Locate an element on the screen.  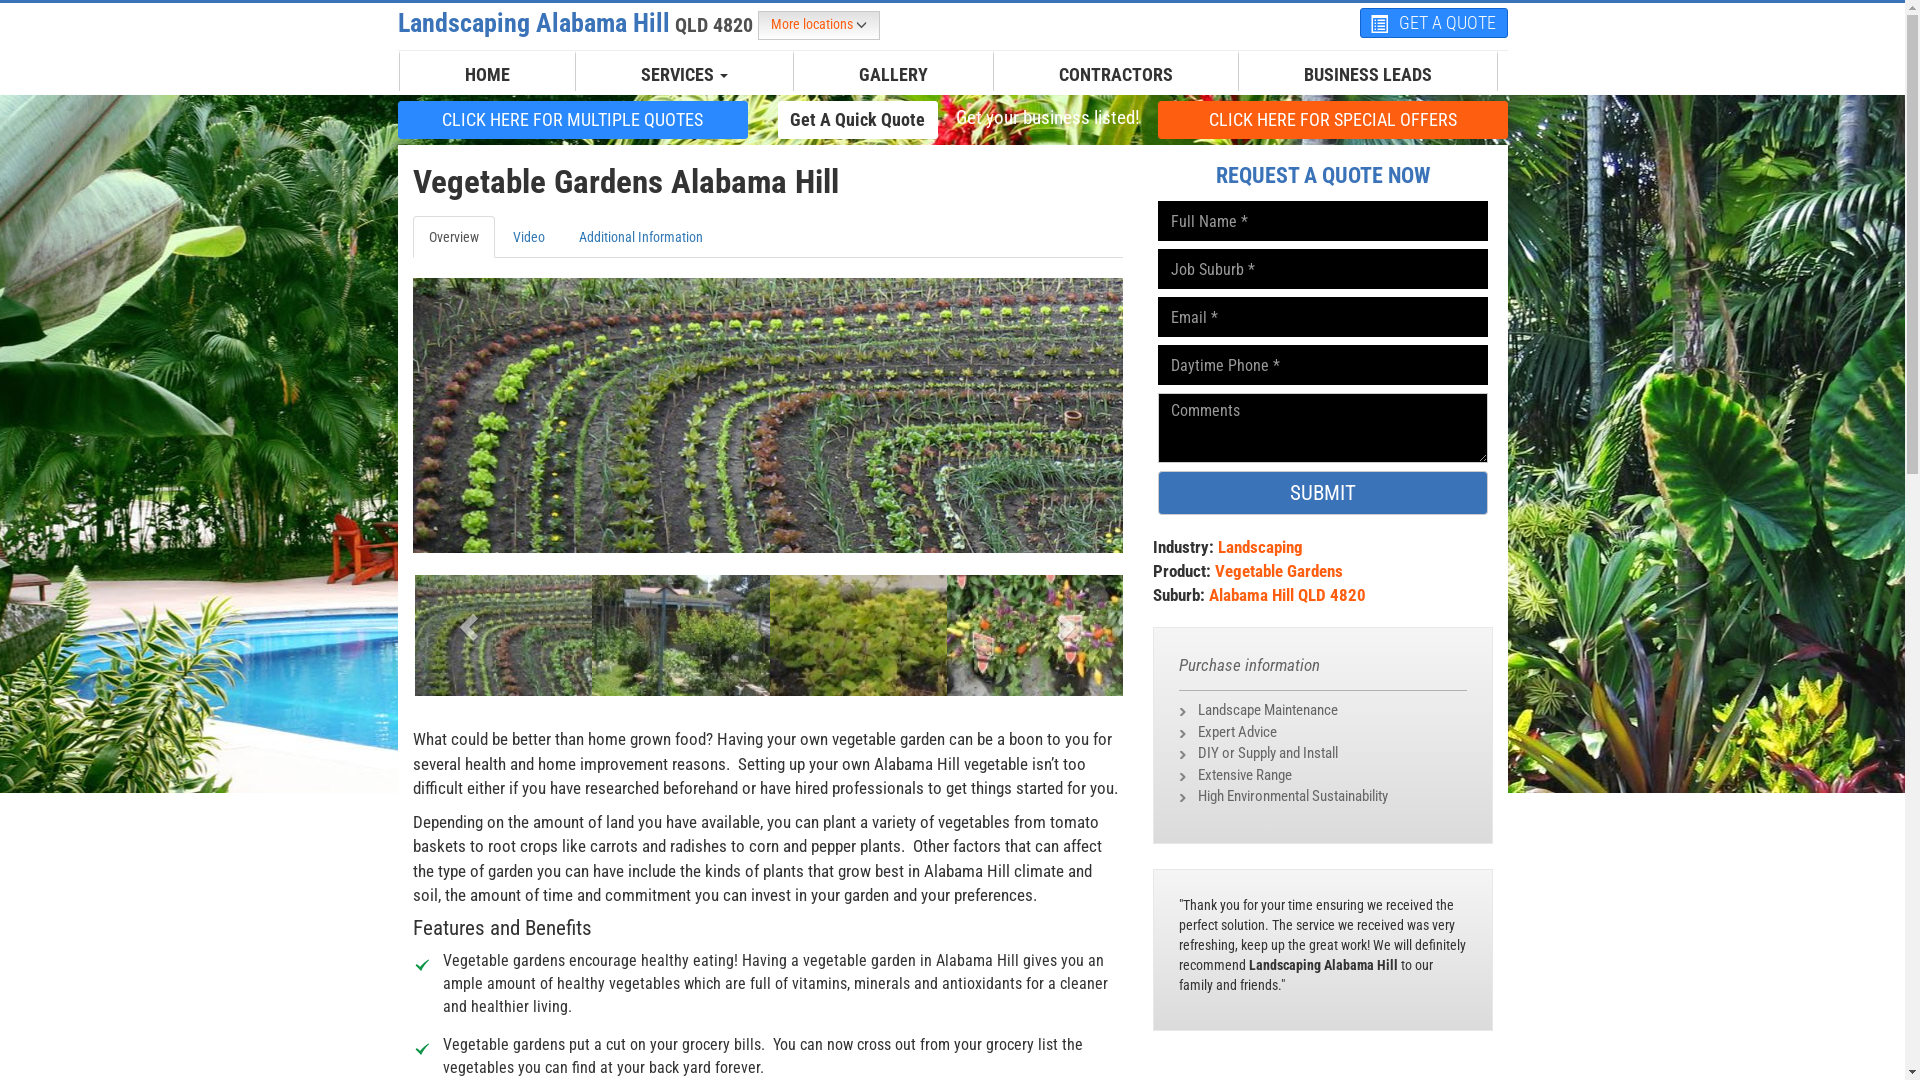
'CLICK HERE FOR SPECIAL OFFERS' is located at coordinates (1333, 119).